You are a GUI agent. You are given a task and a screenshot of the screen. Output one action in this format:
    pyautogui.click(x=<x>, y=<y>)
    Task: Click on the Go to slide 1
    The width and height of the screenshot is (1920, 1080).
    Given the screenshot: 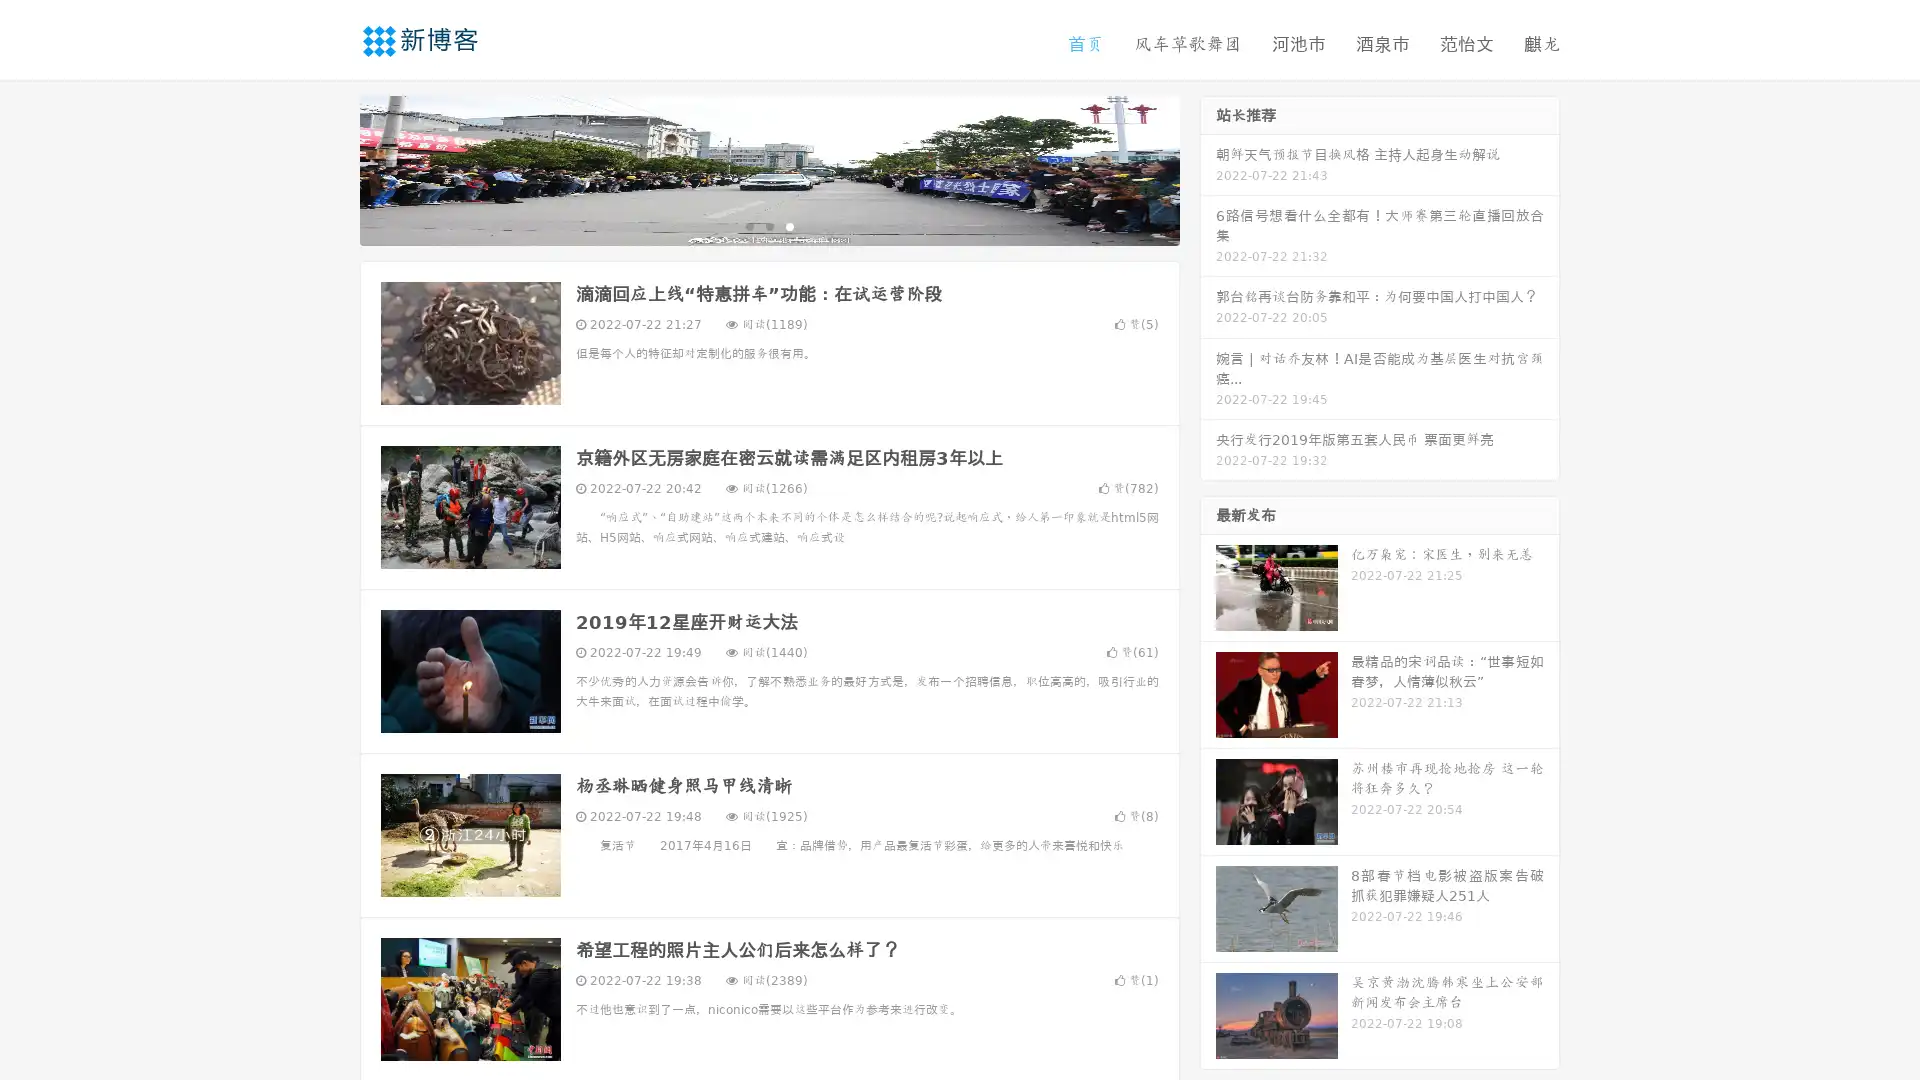 What is the action you would take?
    pyautogui.click(x=748, y=225)
    